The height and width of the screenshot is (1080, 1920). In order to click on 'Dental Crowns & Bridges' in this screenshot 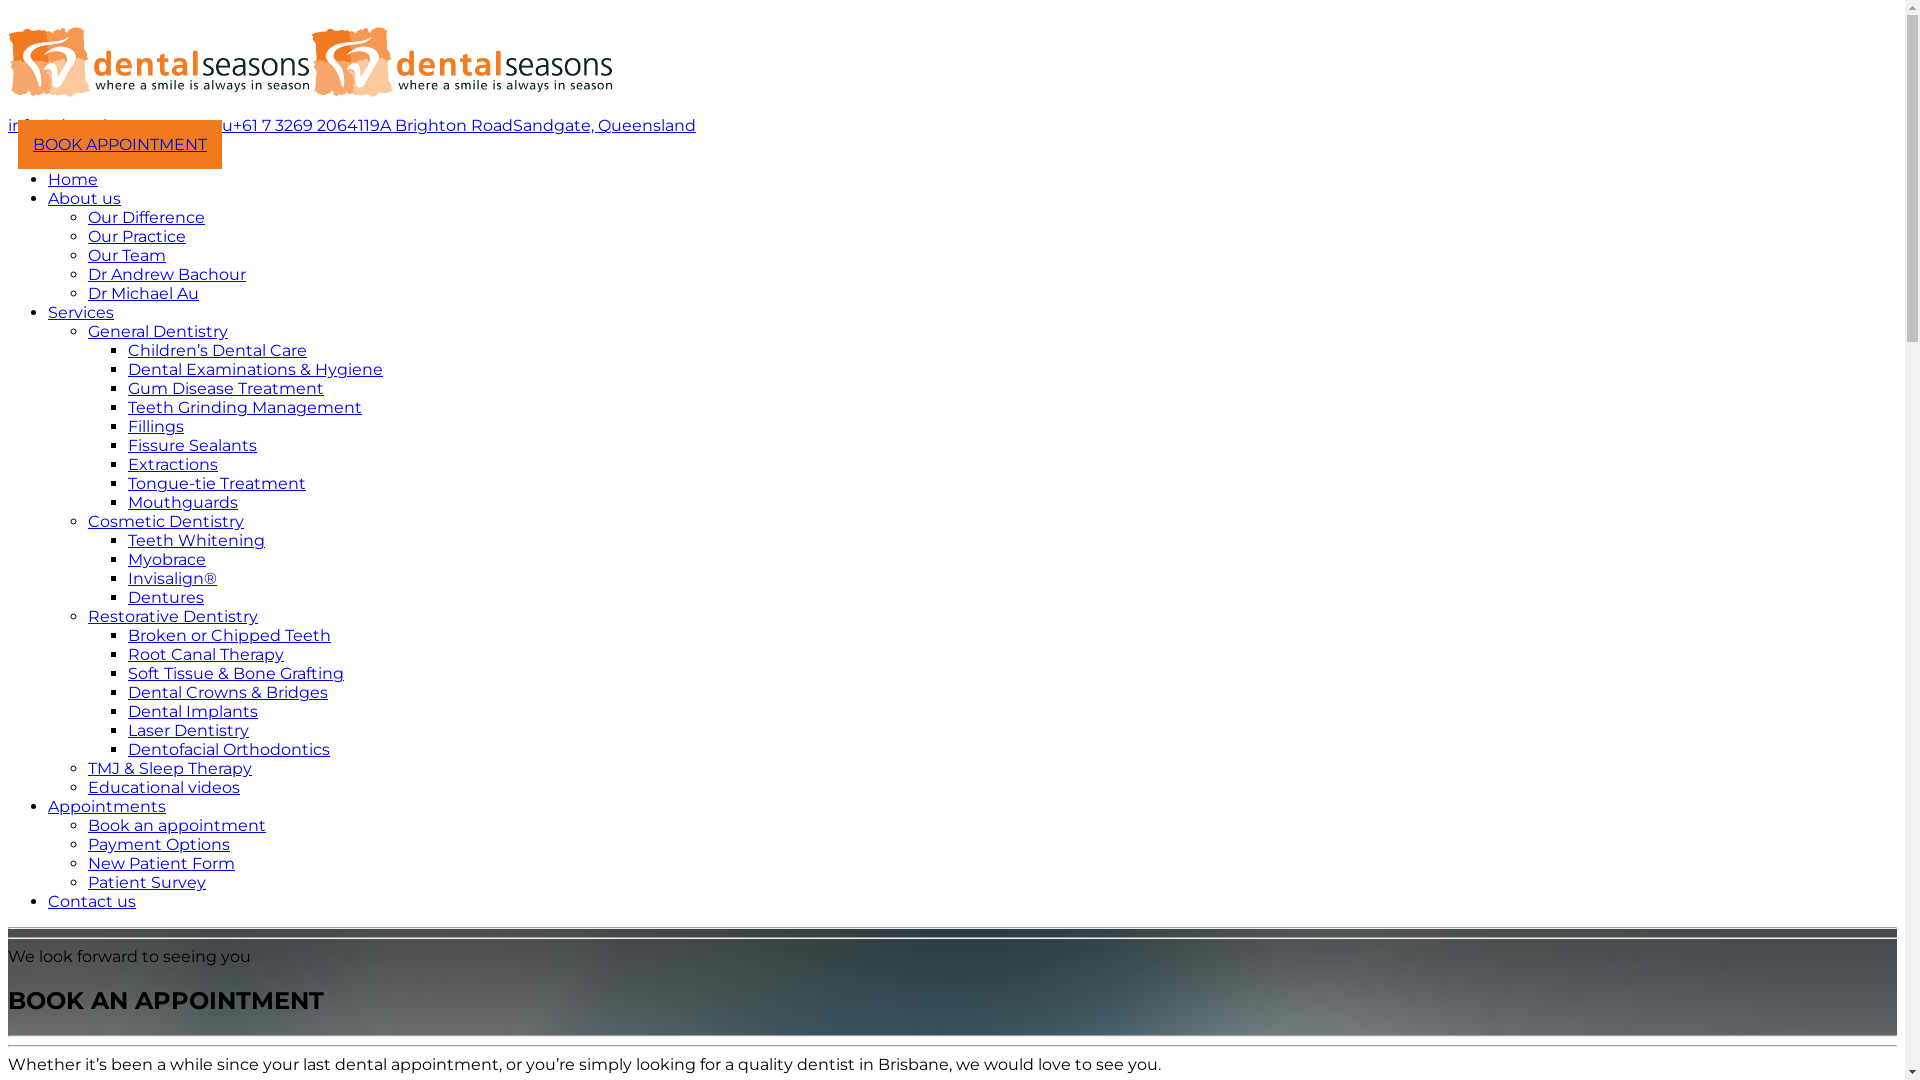, I will do `click(127, 691)`.